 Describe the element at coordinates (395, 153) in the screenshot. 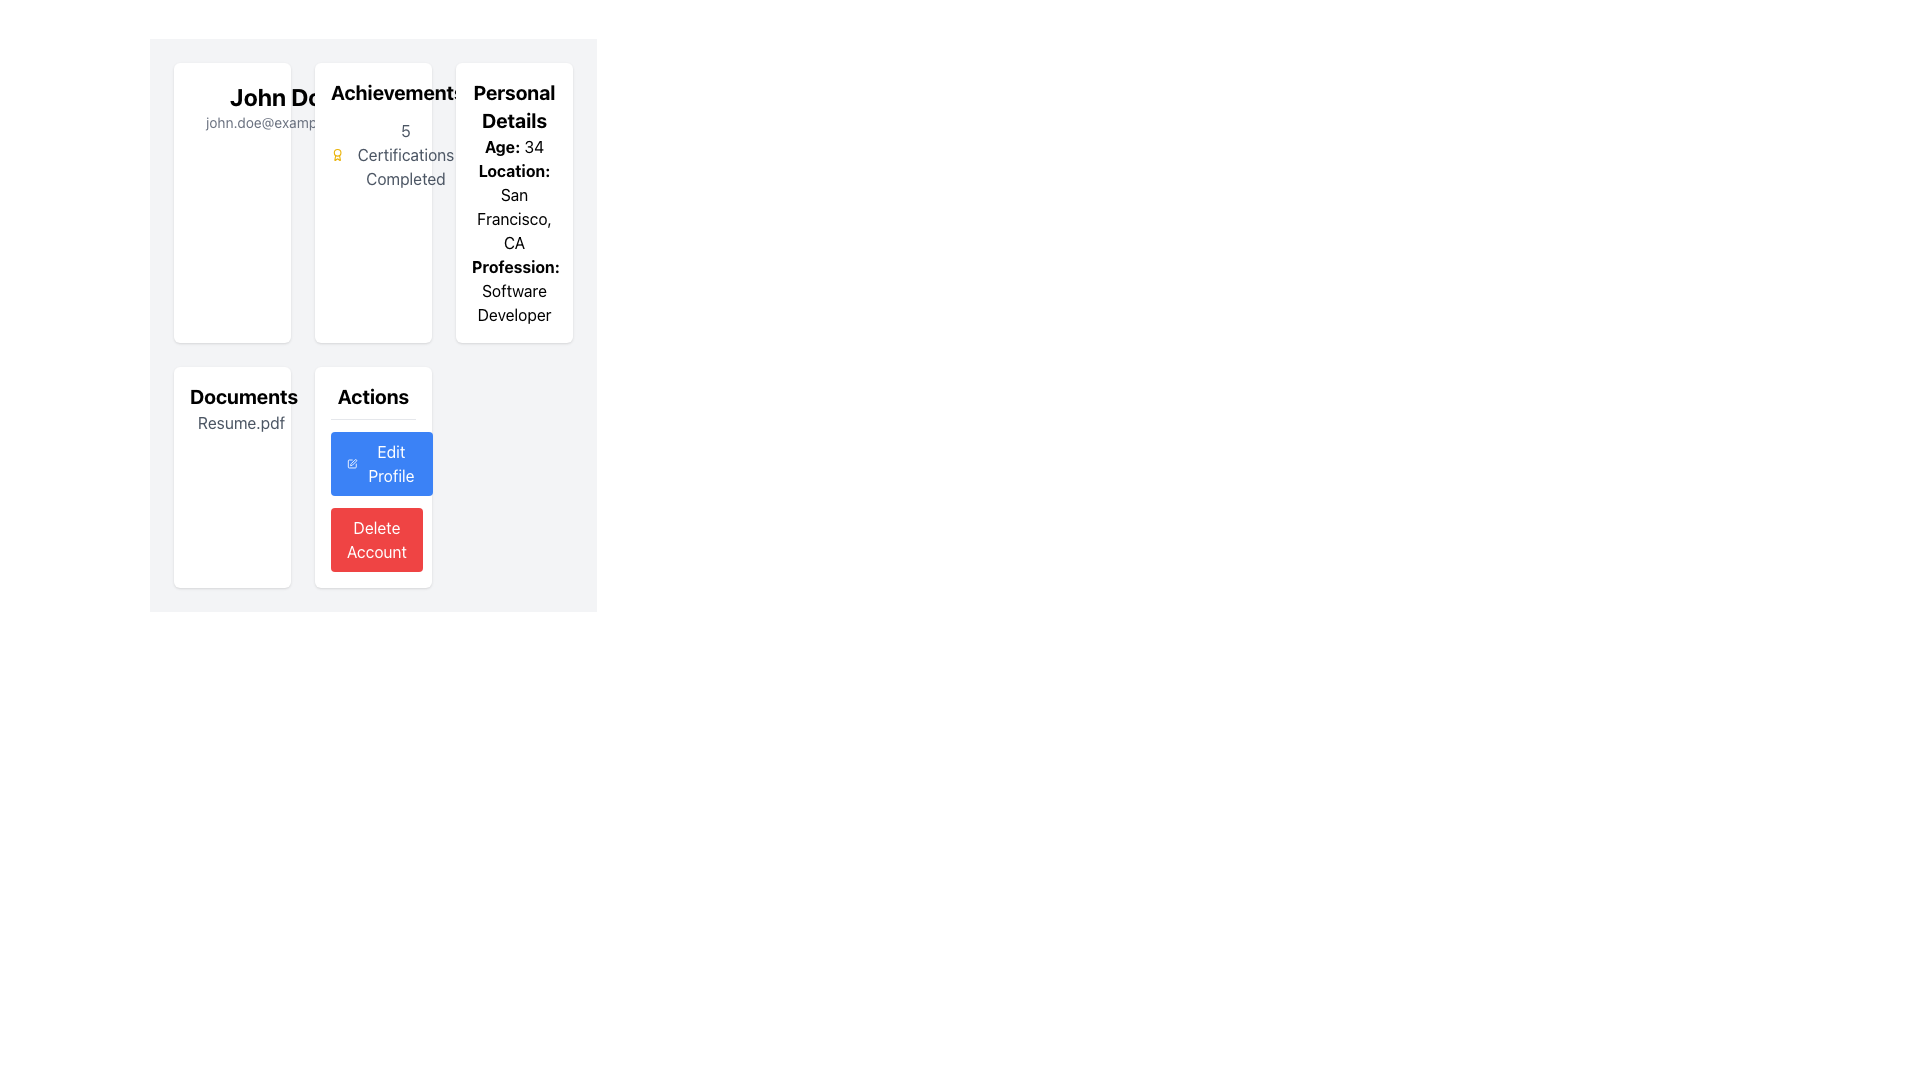

I see `the text label displaying the number of certifications completed by the user in the 'Achievements' section, located below the 'Achievements' heading` at that location.